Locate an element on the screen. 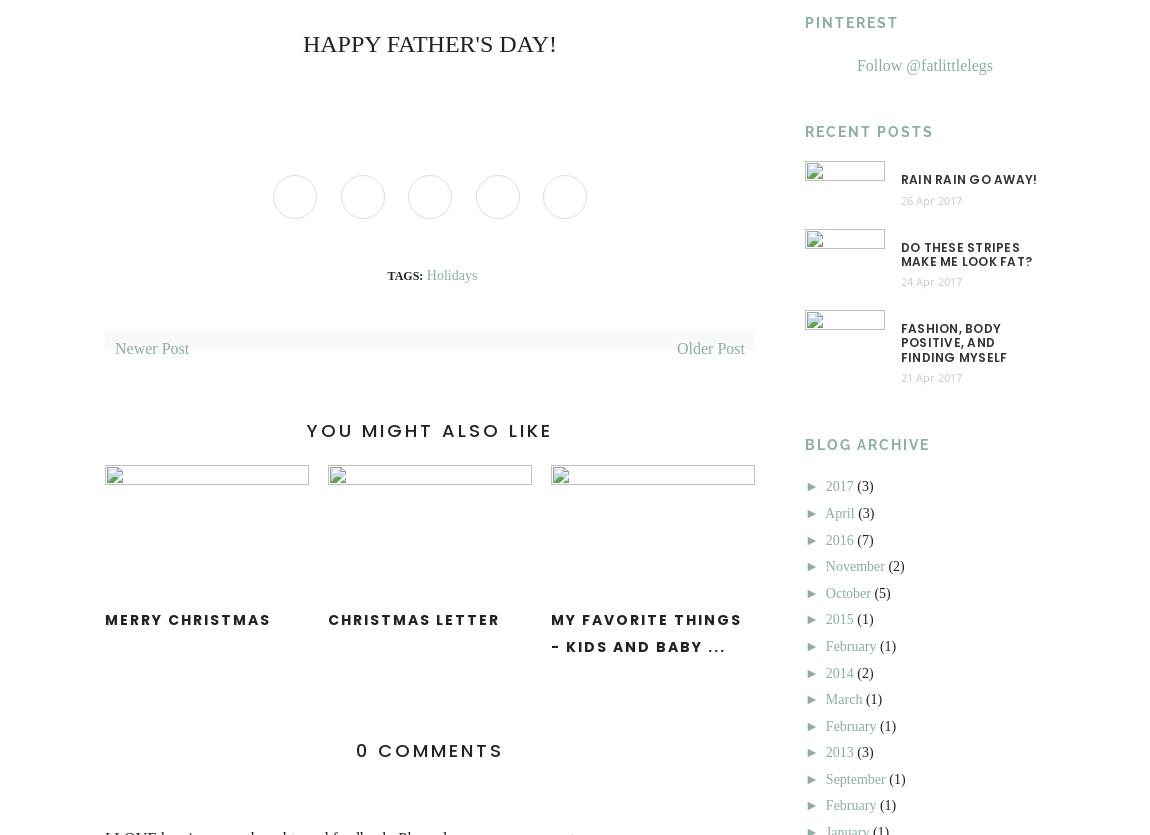 Image resolution: width=1150 pixels, height=835 pixels. 'Christmas Letter' is located at coordinates (414, 618).